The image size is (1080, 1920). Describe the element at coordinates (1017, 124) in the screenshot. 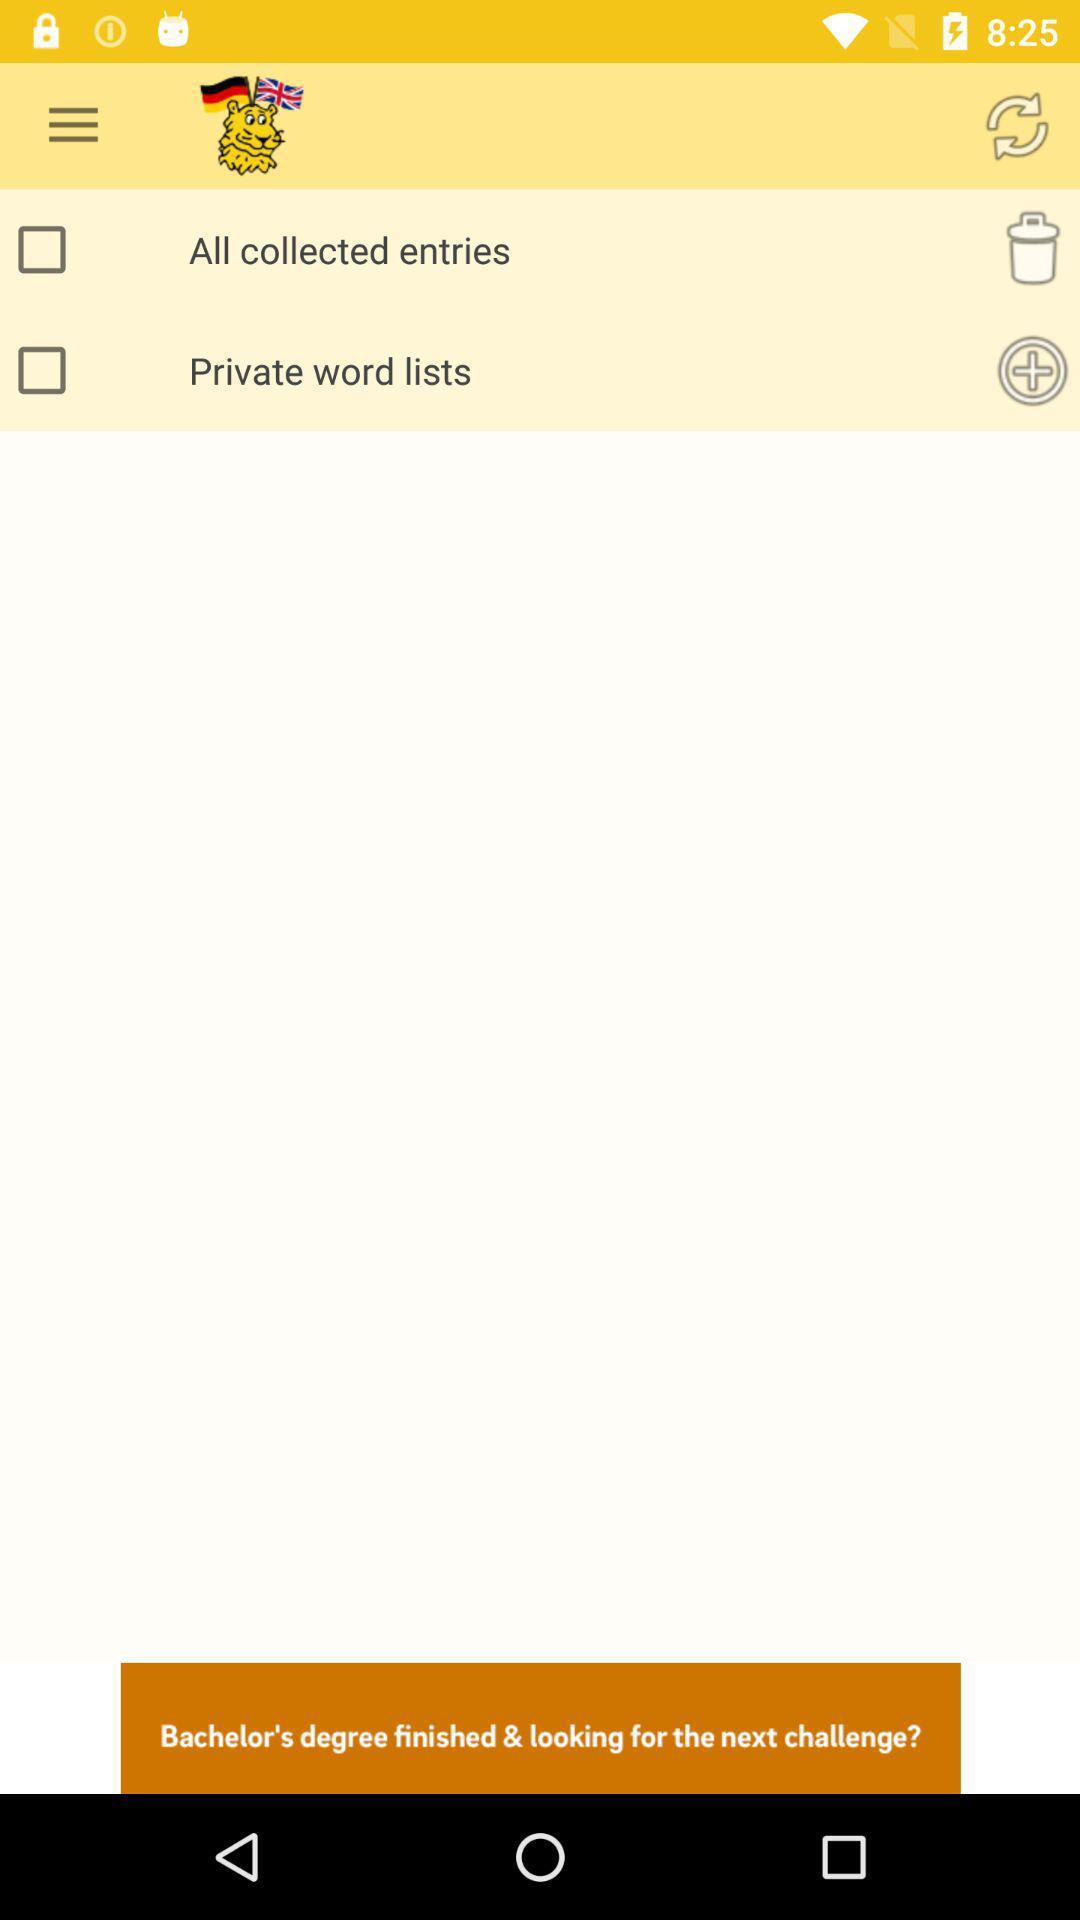

I see `refresh` at that location.